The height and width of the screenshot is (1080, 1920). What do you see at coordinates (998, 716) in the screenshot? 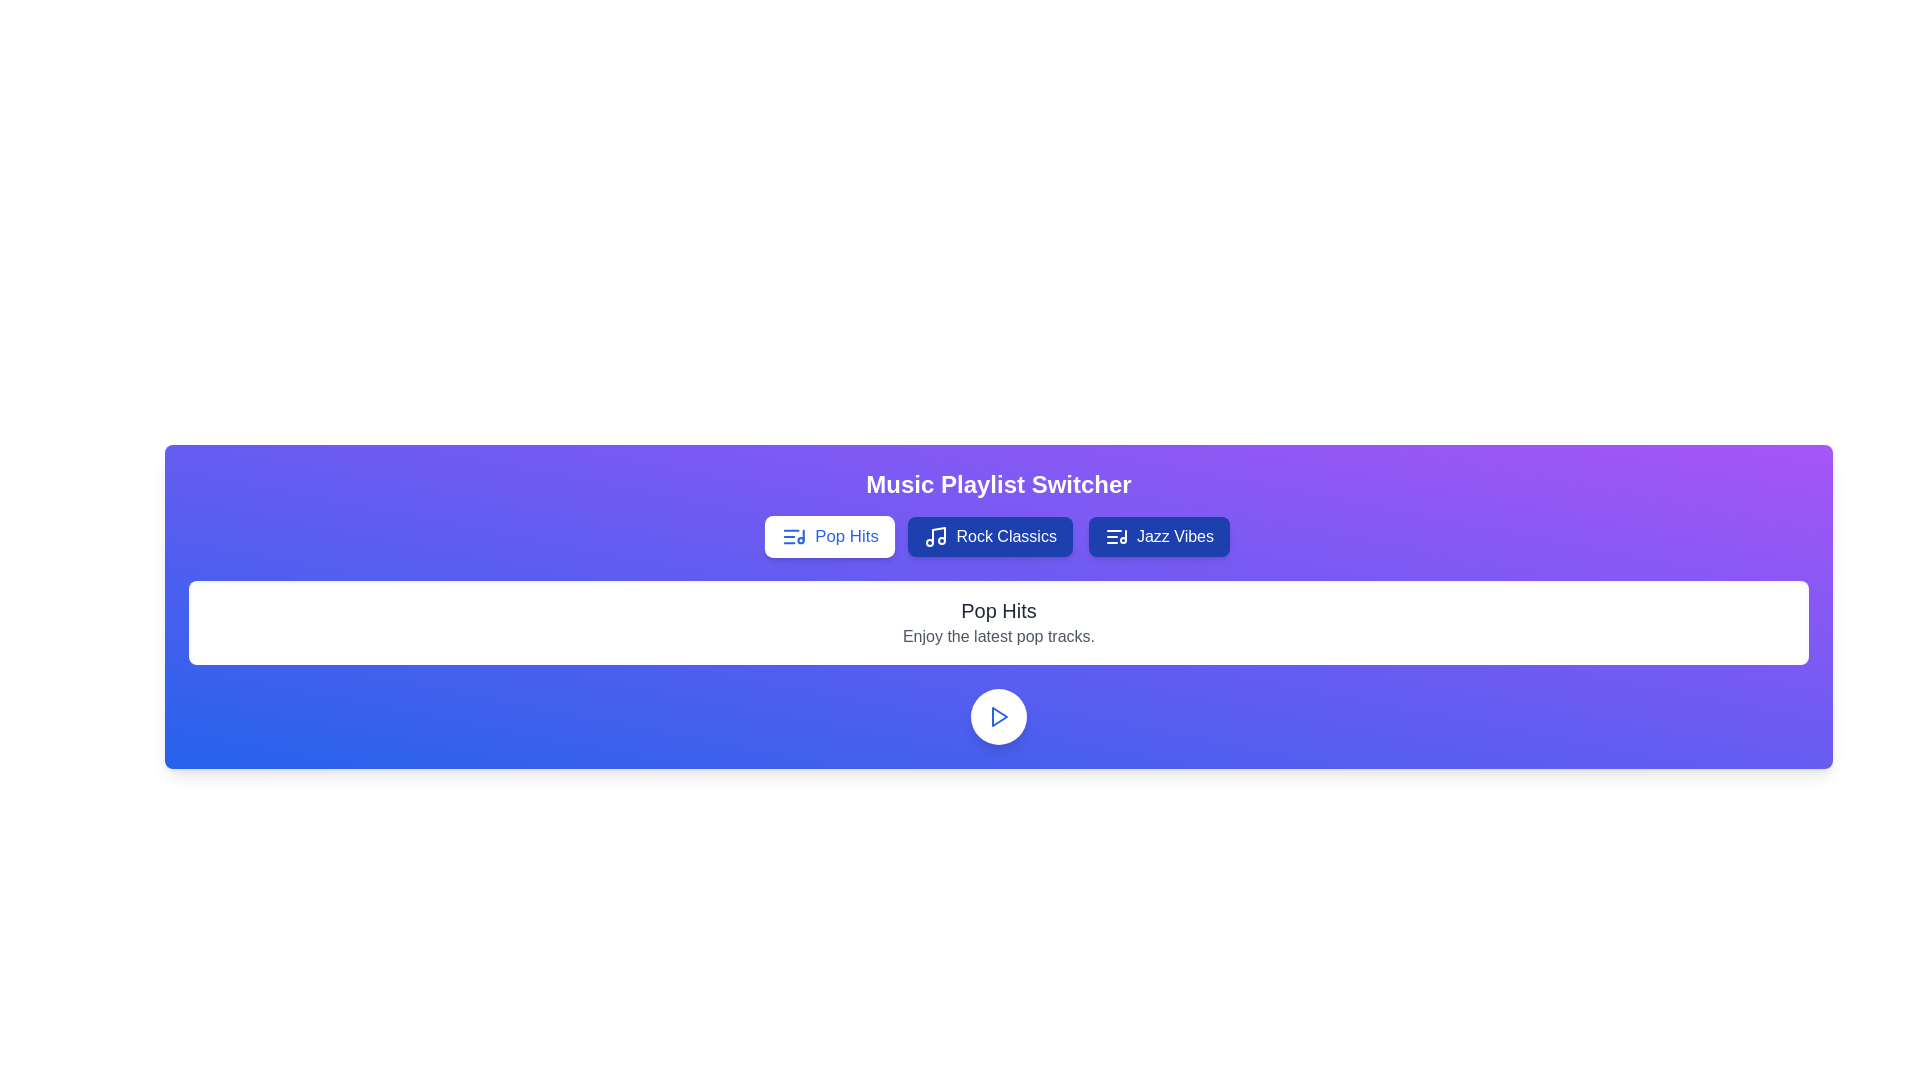
I see `the button located at the bottom section of the card interface, below the text 'Pop Hits' and 'Enjoy the latest pop tracks.'` at bounding box center [998, 716].